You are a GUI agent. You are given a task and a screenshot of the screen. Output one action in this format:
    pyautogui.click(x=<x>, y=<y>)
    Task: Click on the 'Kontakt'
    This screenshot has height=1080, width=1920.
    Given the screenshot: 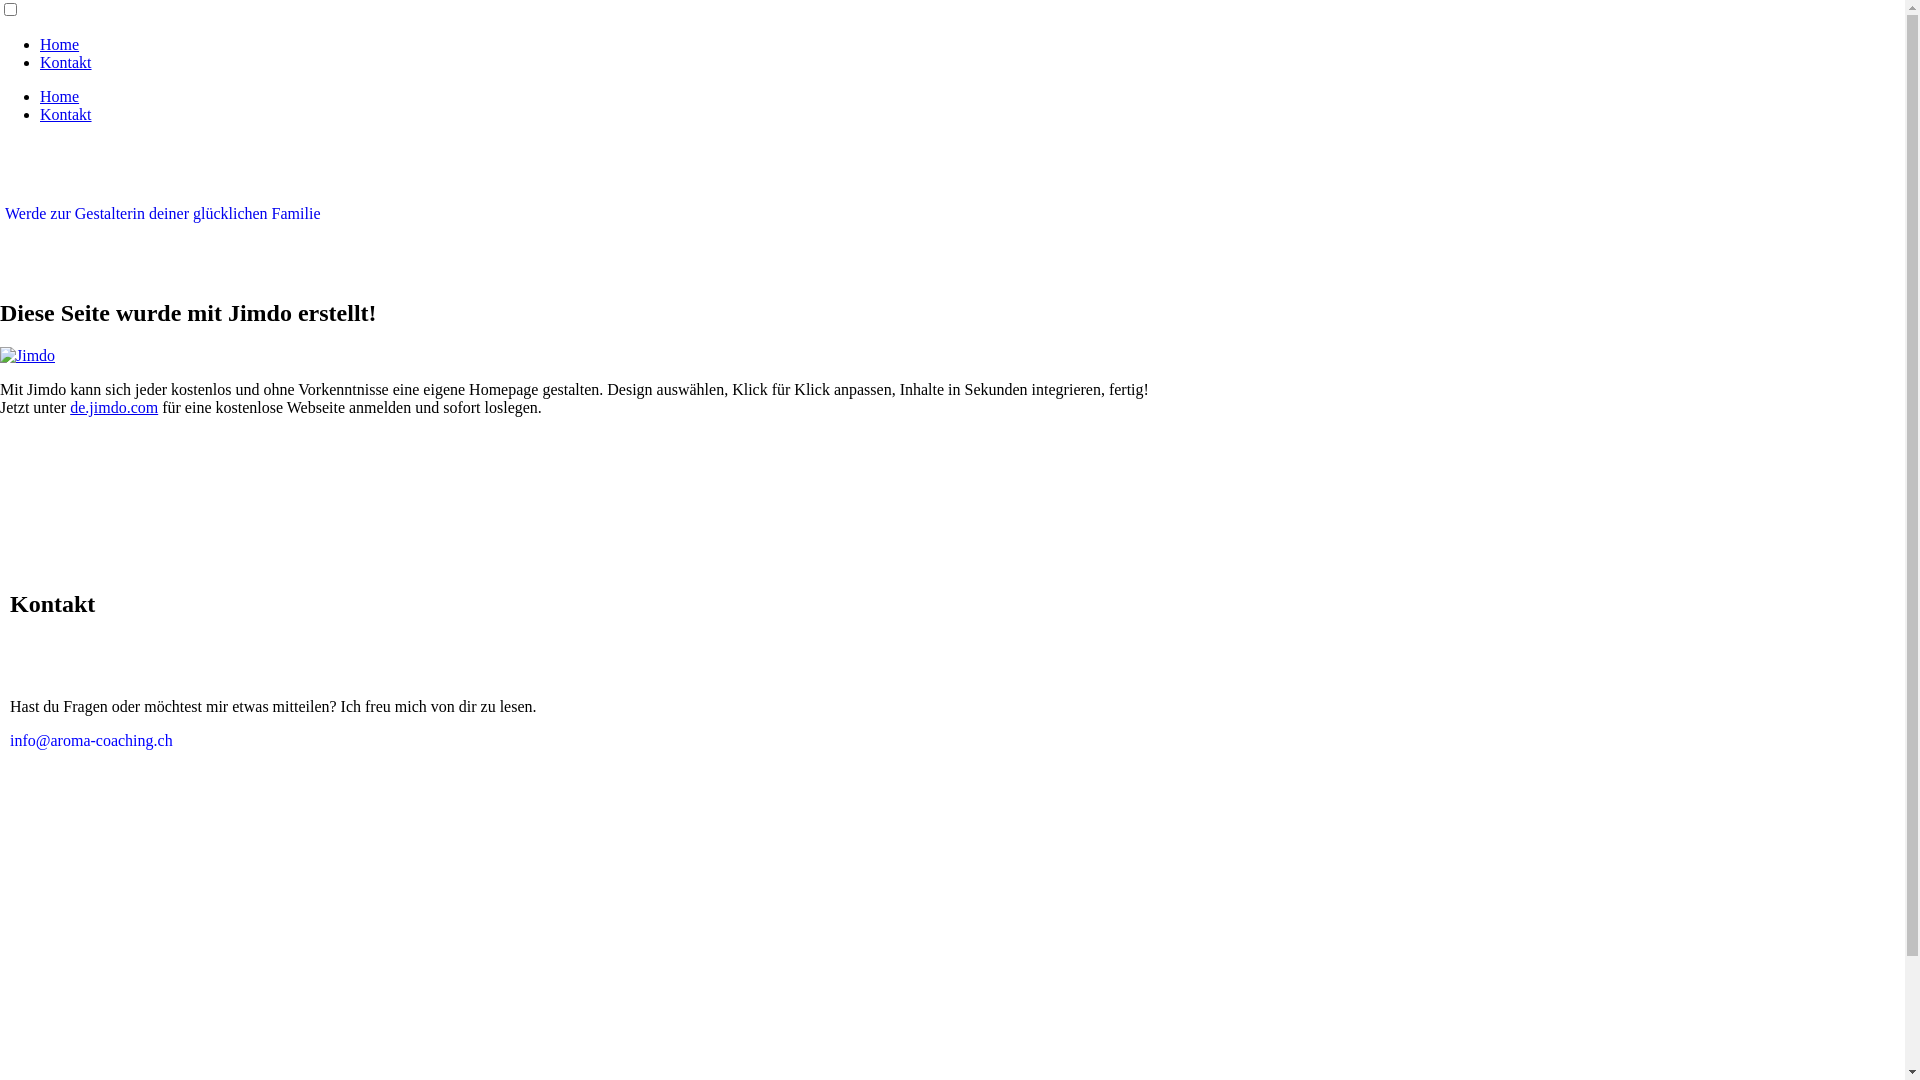 What is the action you would take?
    pyautogui.click(x=66, y=61)
    